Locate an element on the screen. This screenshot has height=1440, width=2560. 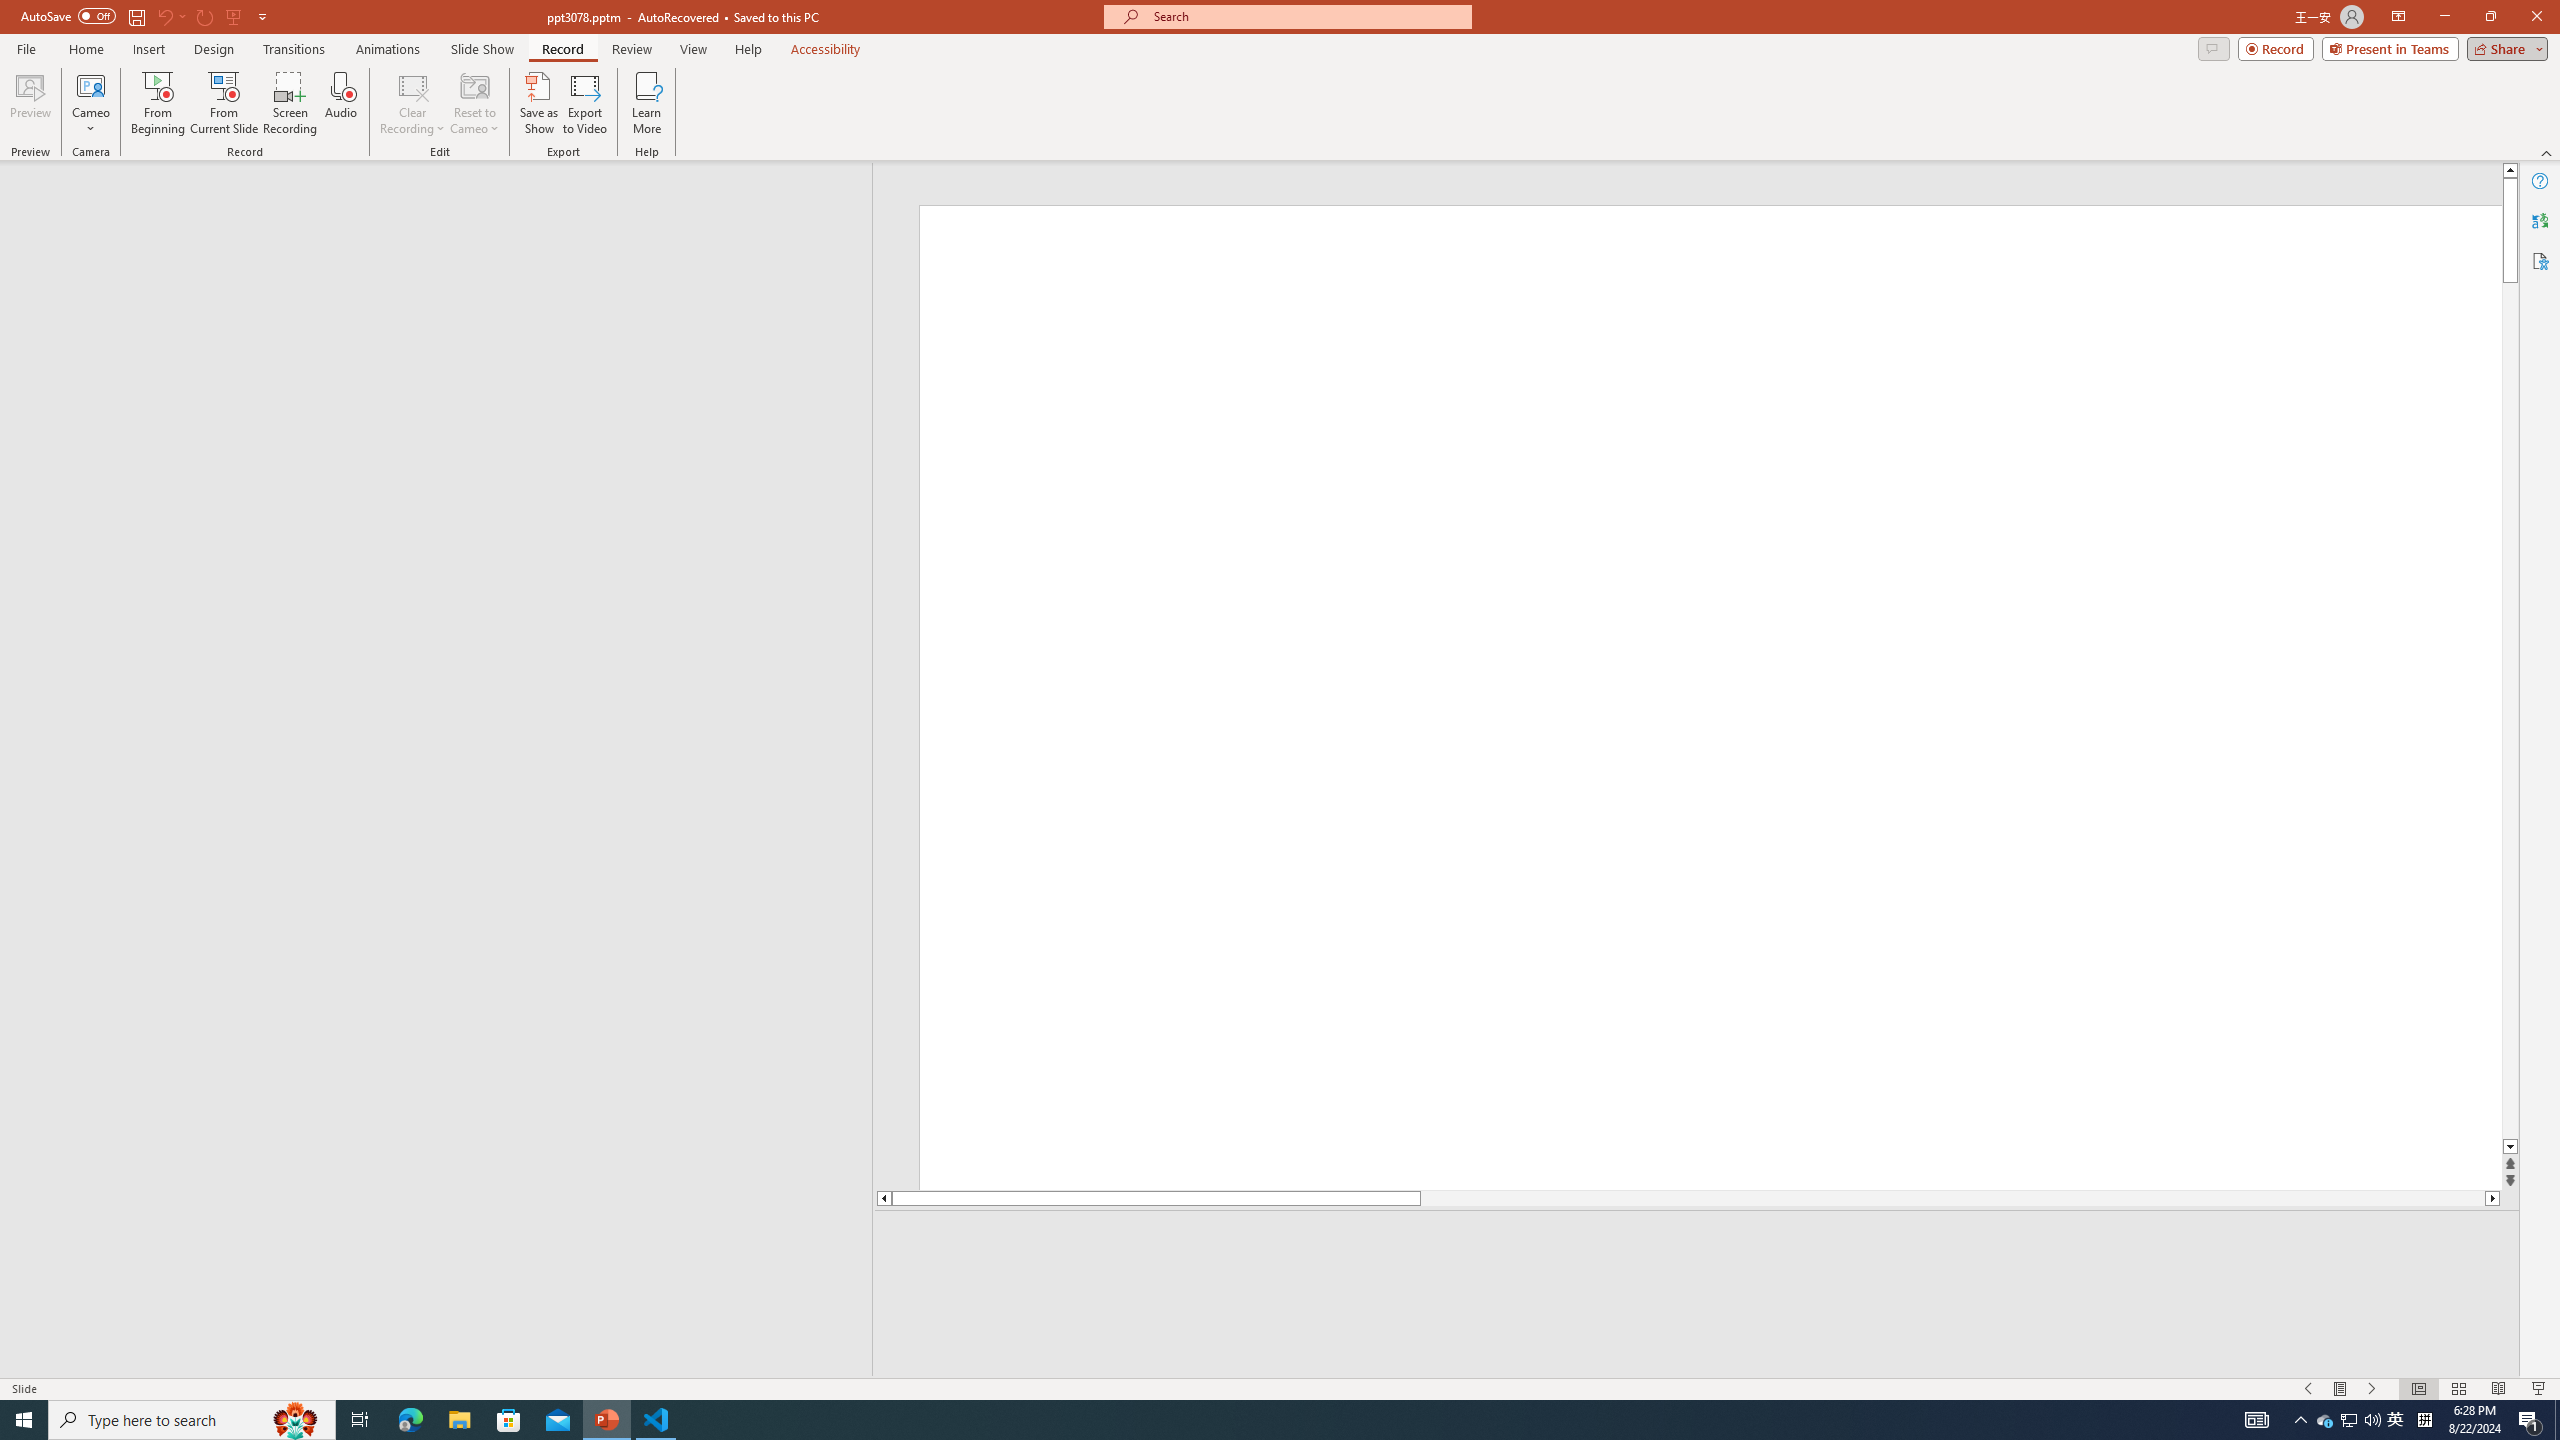
'Export to Video' is located at coordinates (583, 103).